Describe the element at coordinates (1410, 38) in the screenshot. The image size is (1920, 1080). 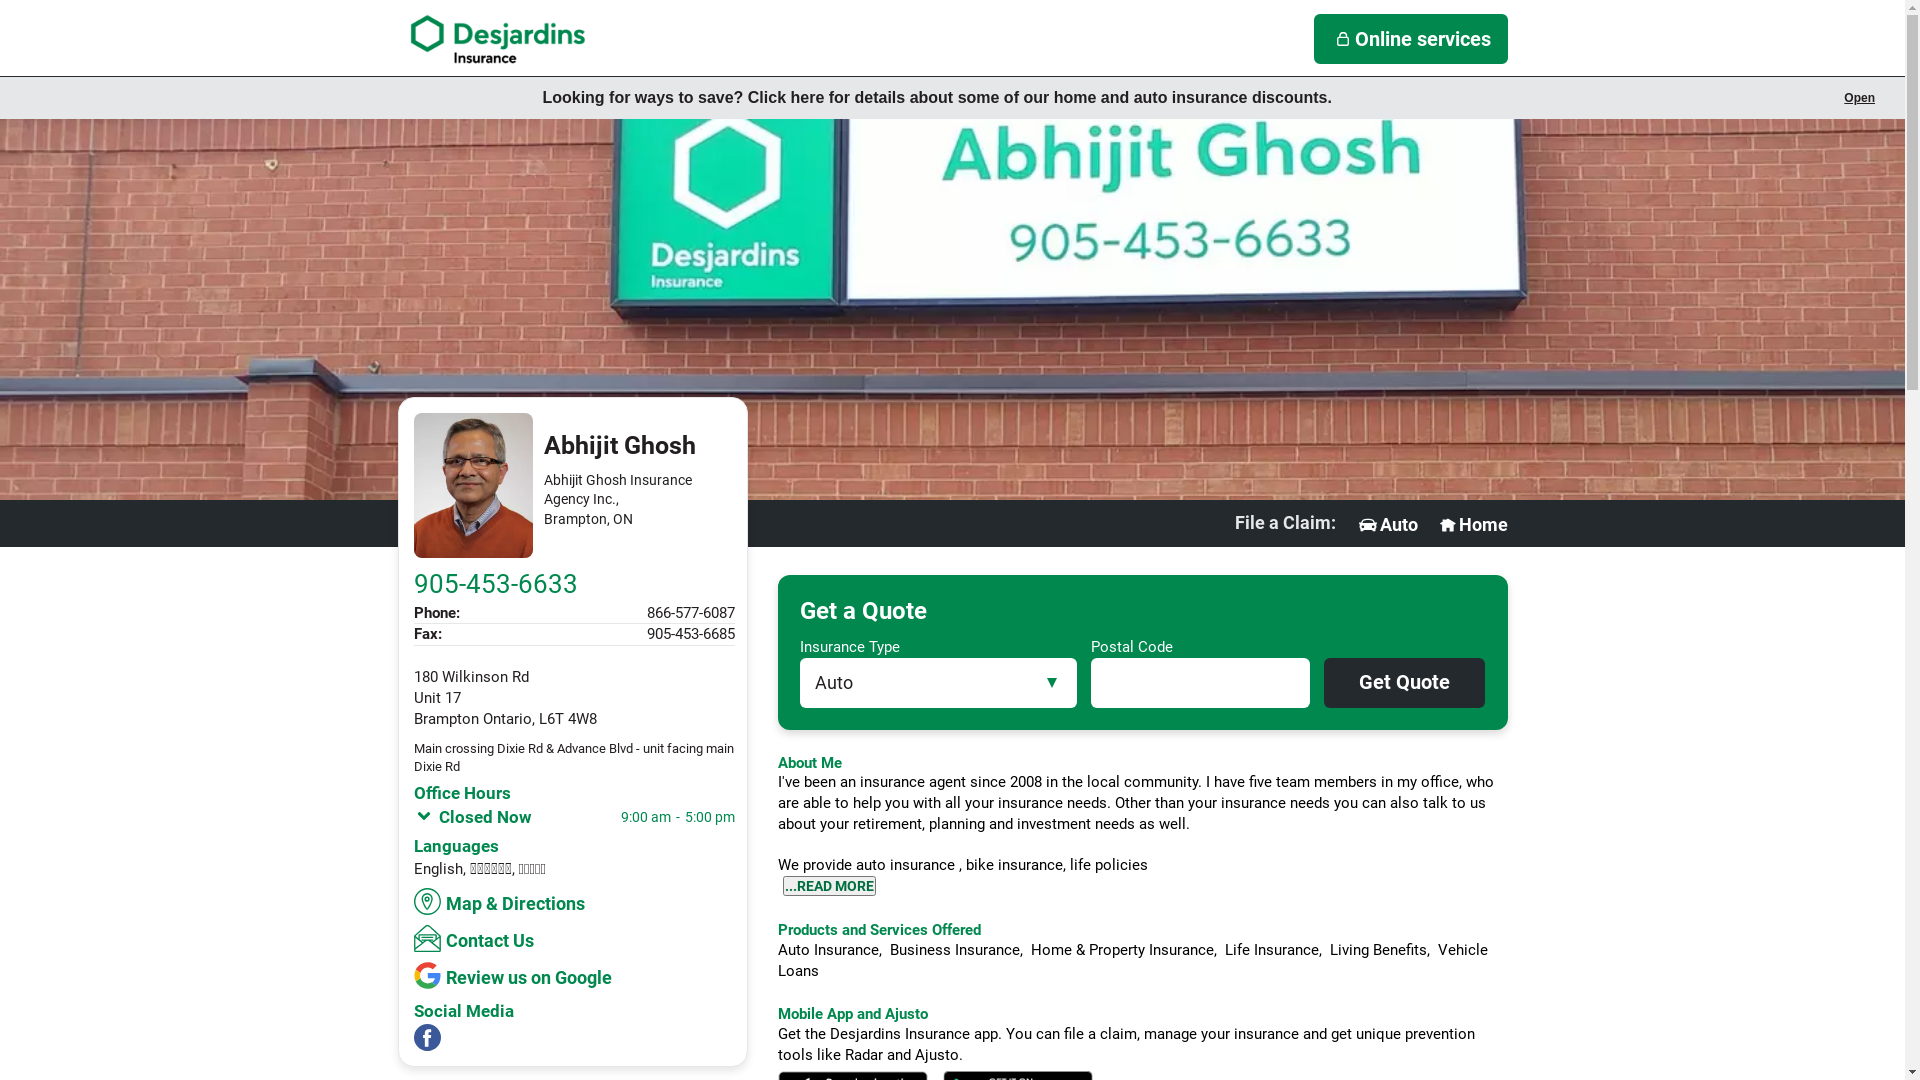
I see `'Online services'` at that location.